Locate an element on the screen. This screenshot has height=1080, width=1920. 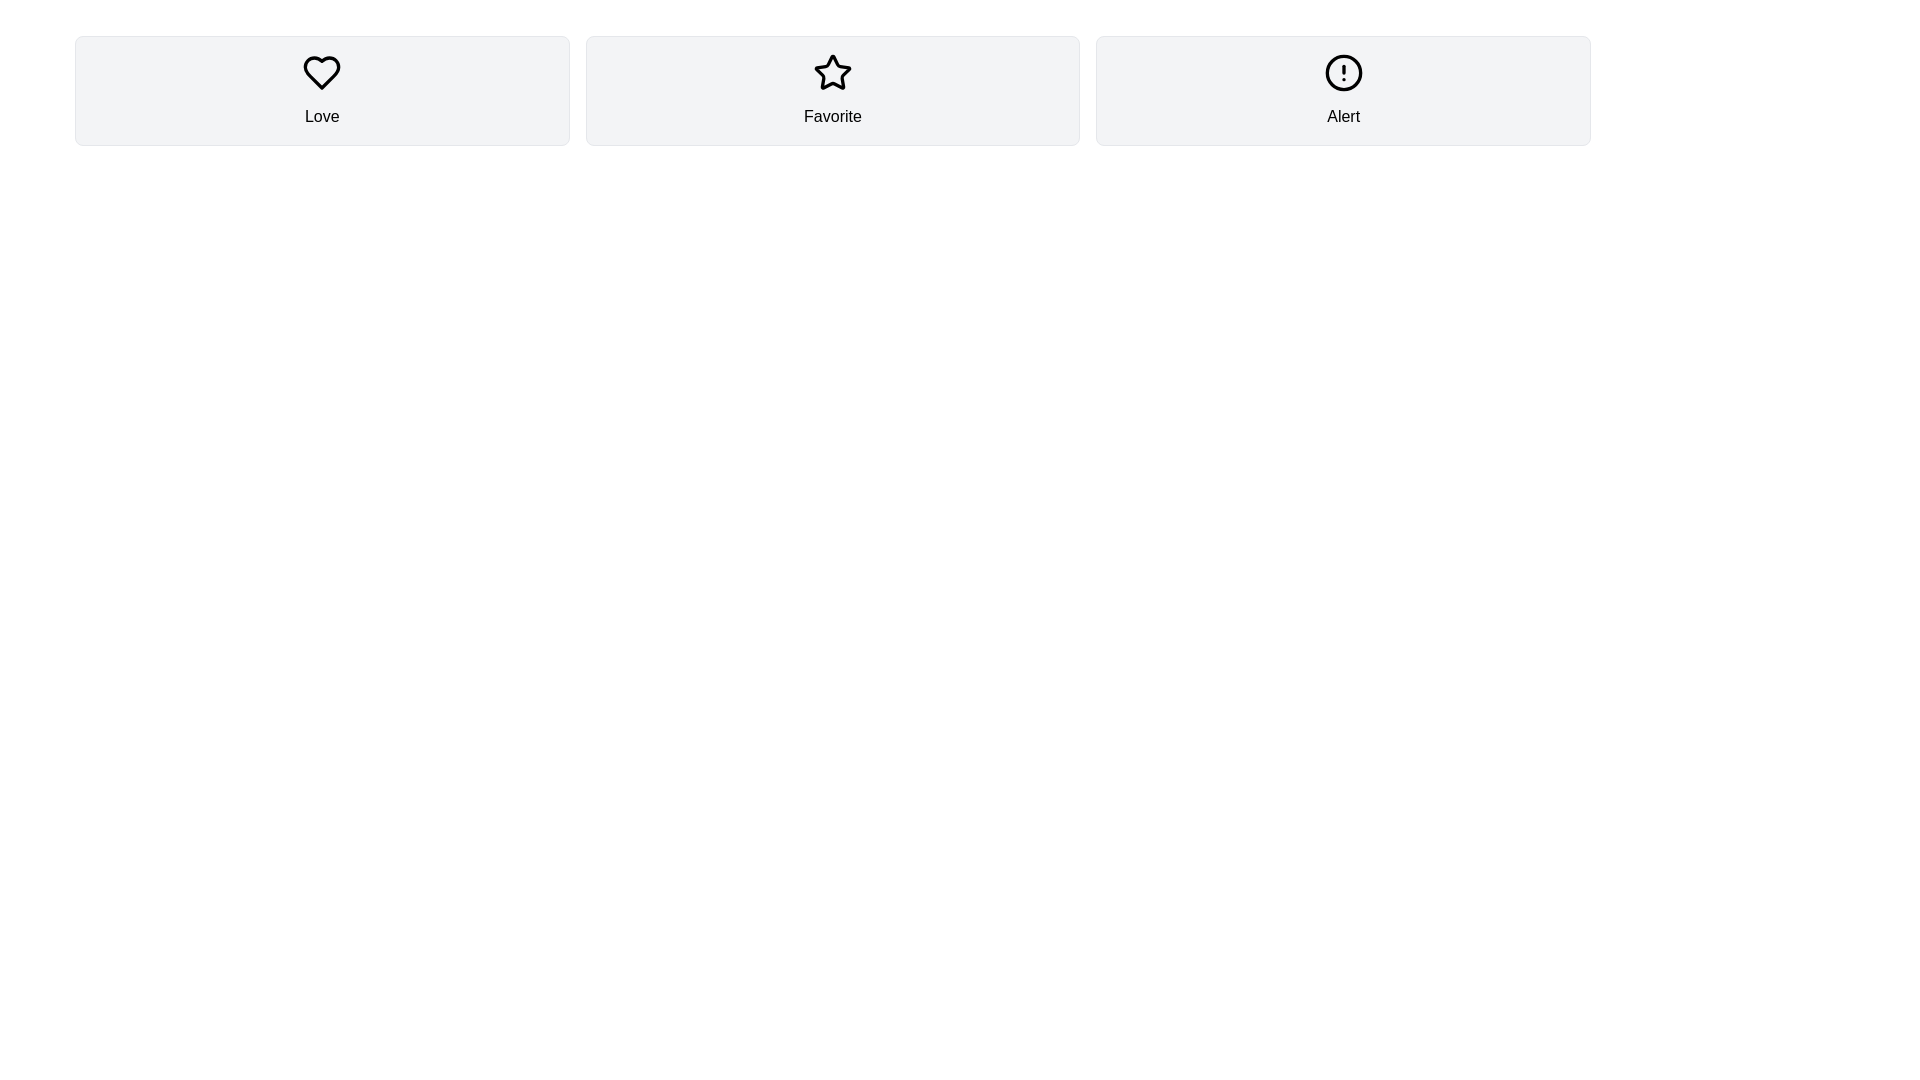
the SVG circle graphic that serves as part of the alert icon's design, indicating a warning or caution is located at coordinates (1343, 72).